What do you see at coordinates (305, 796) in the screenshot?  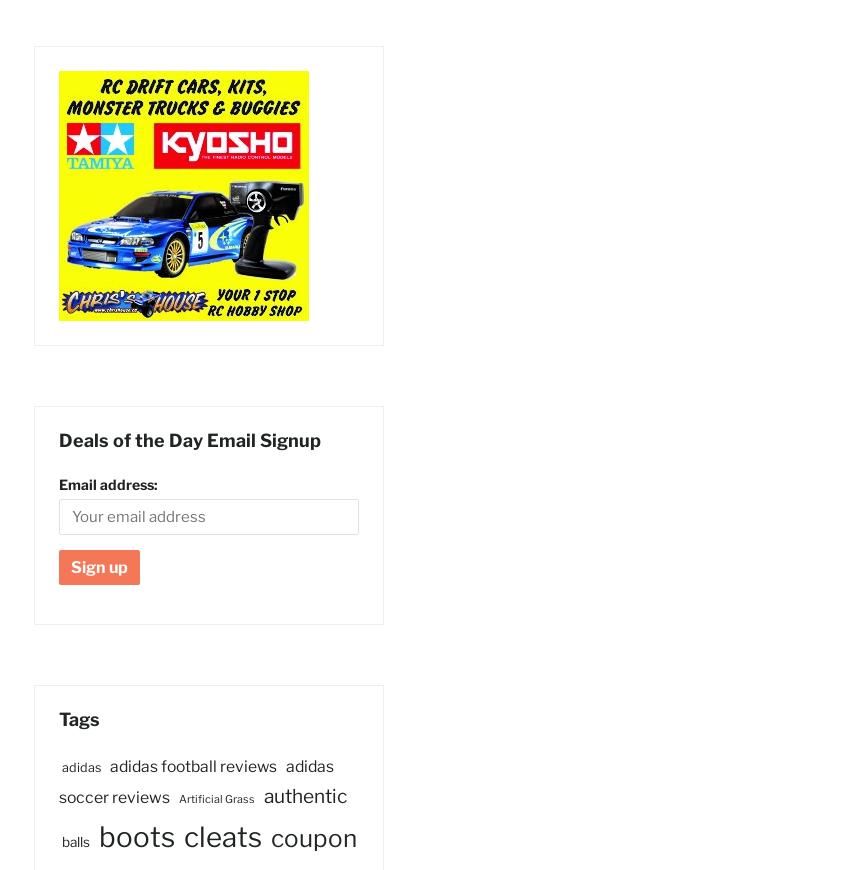 I see `'authentic'` at bounding box center [305, 796].